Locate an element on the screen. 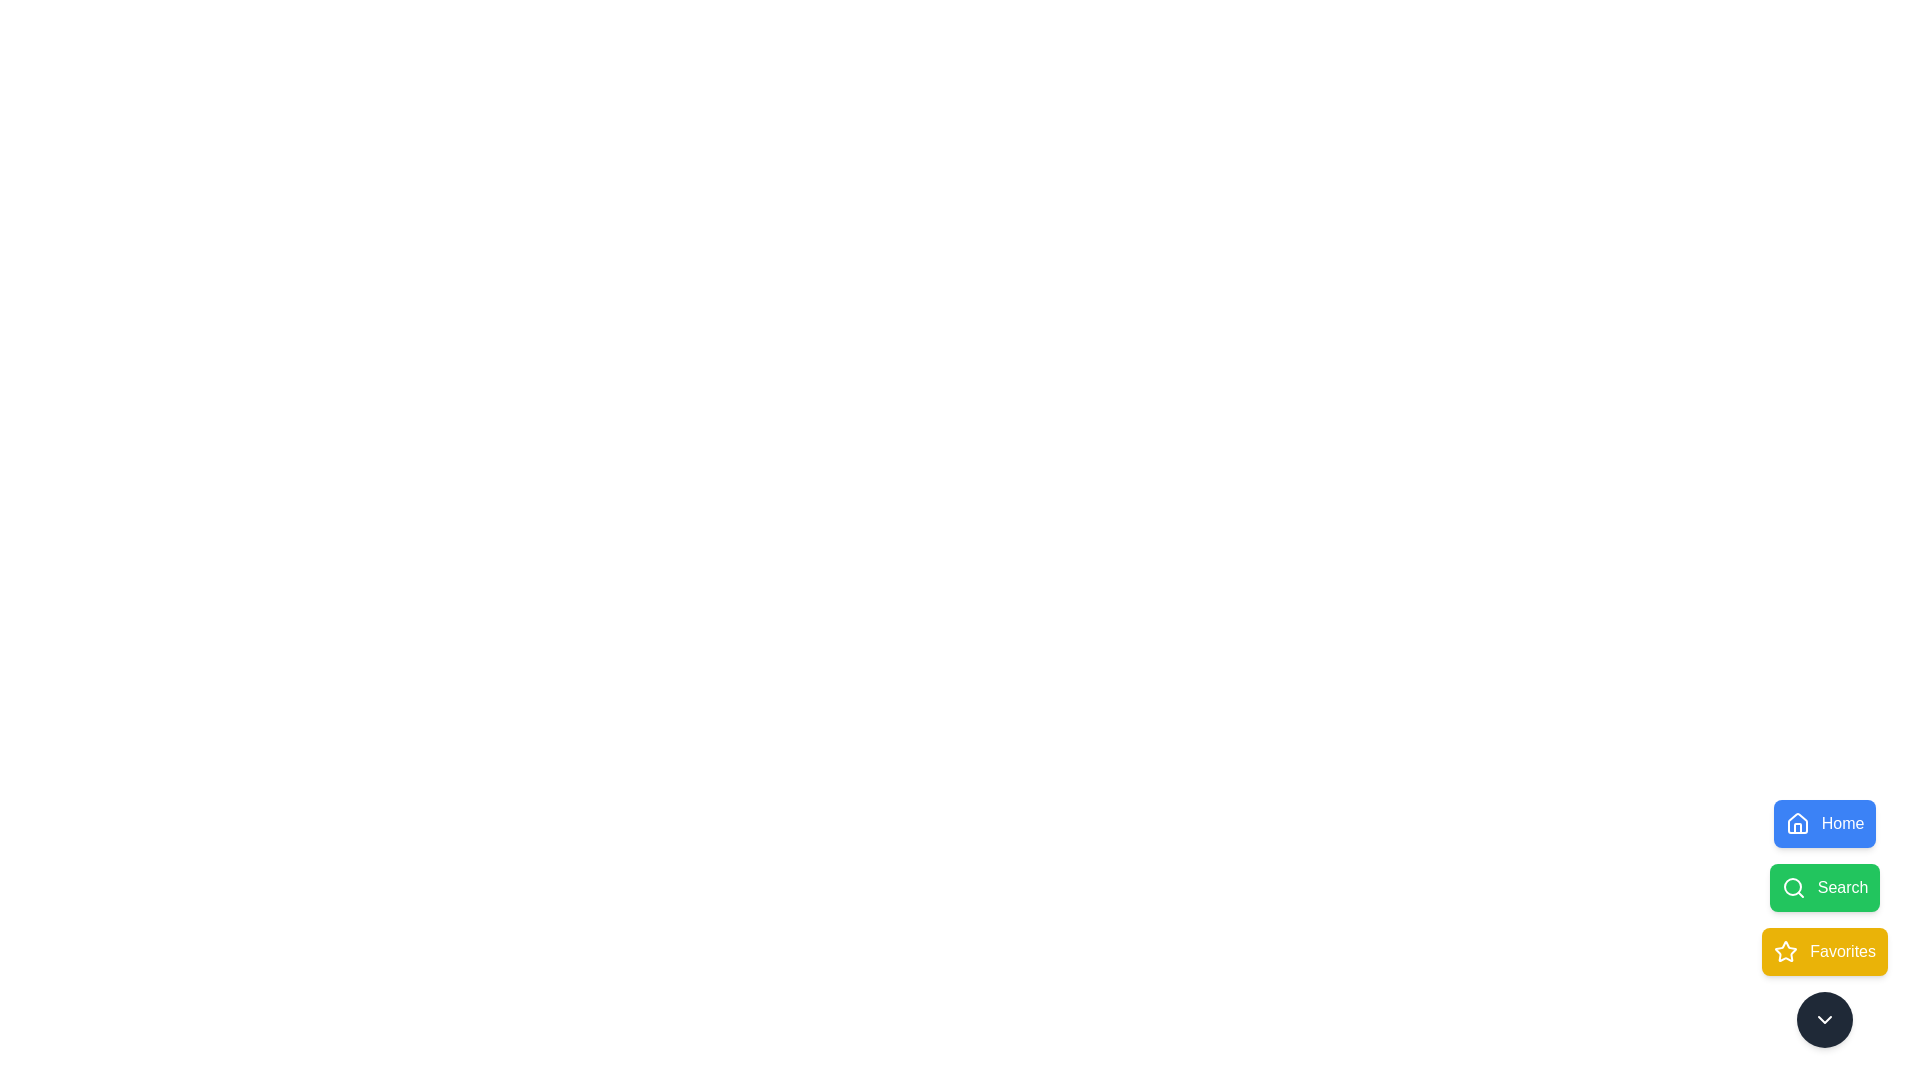  the Search button to observe its animation is located at coordinates (1824, 886).